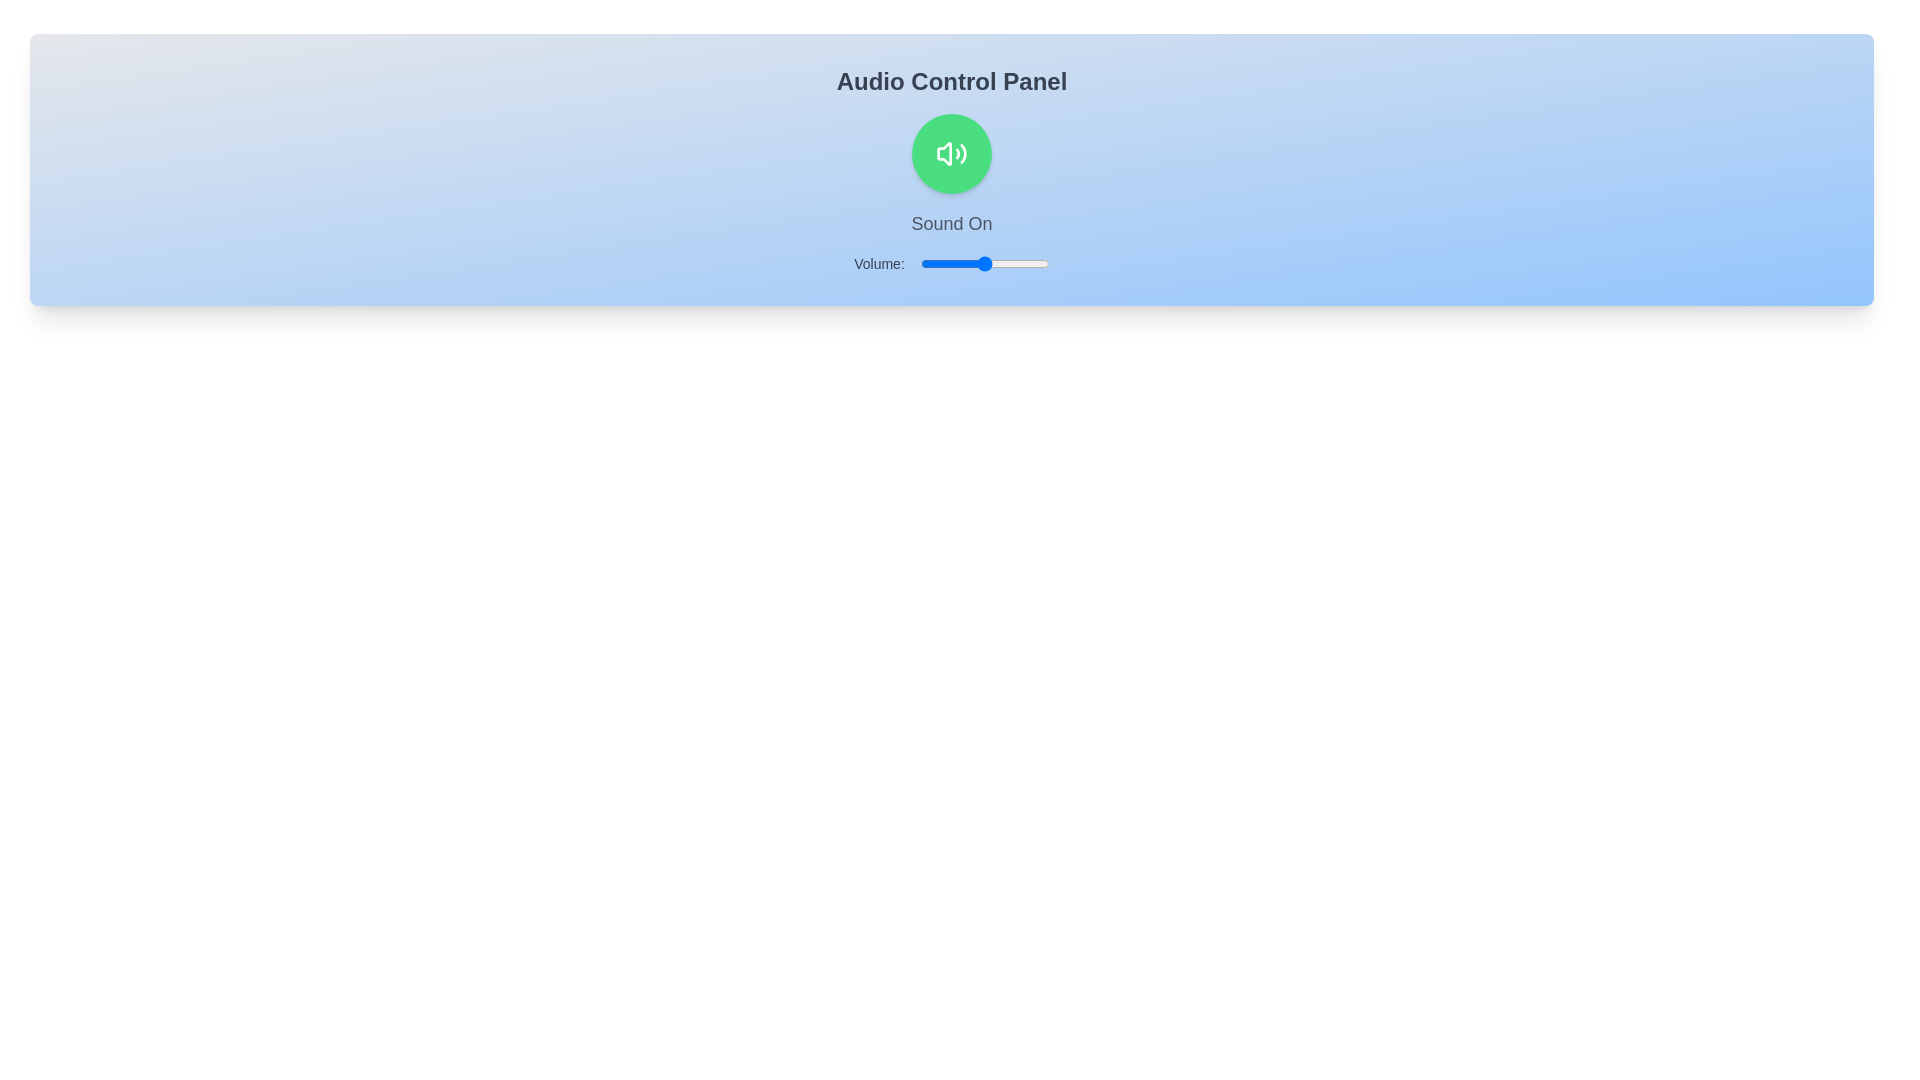 The image size is (1920, 1080). I want to click on the volume slider to set the volume to 53%, so click(989, 262).